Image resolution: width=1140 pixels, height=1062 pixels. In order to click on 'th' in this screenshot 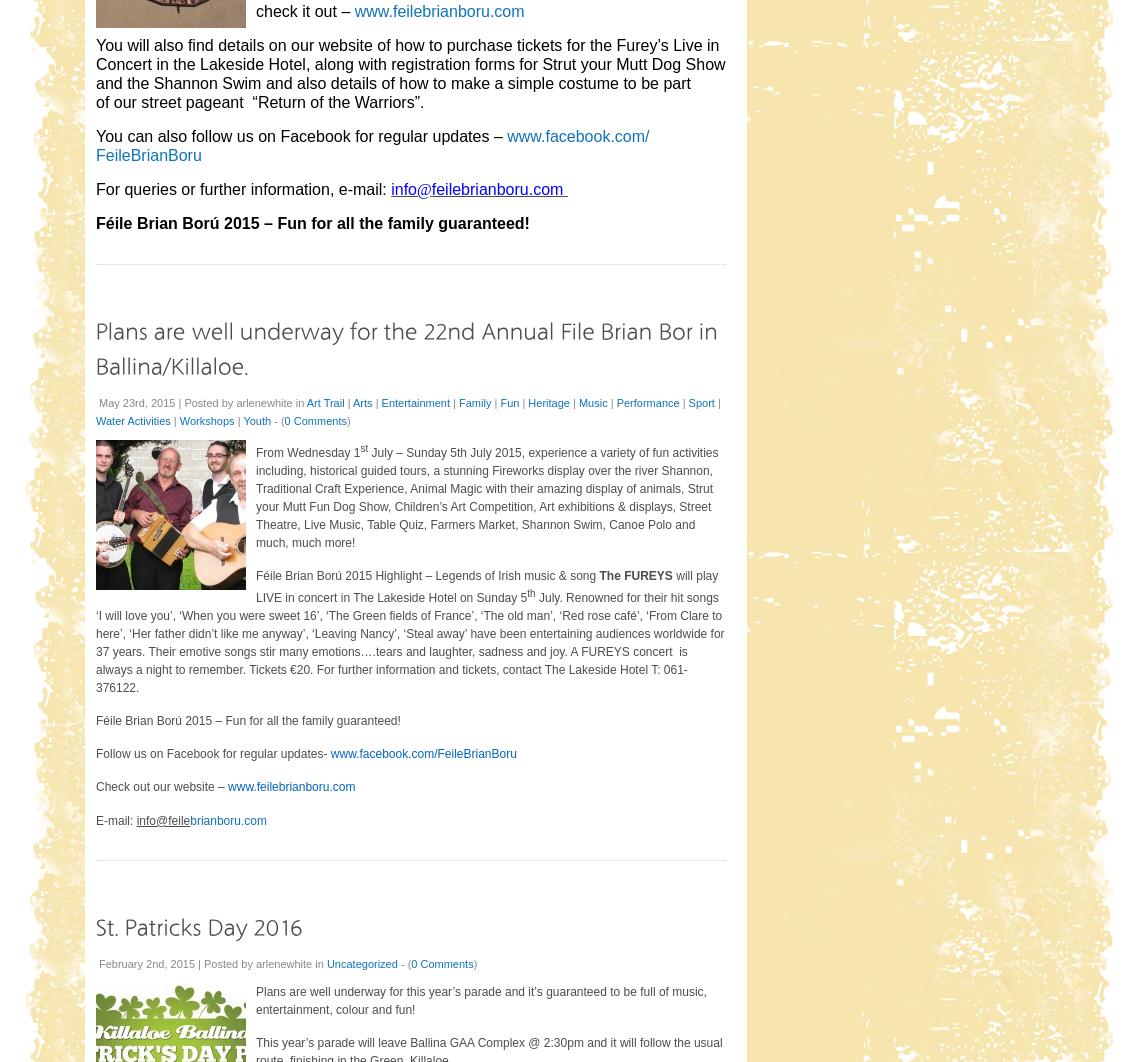, I will do `click(530, 592)`.